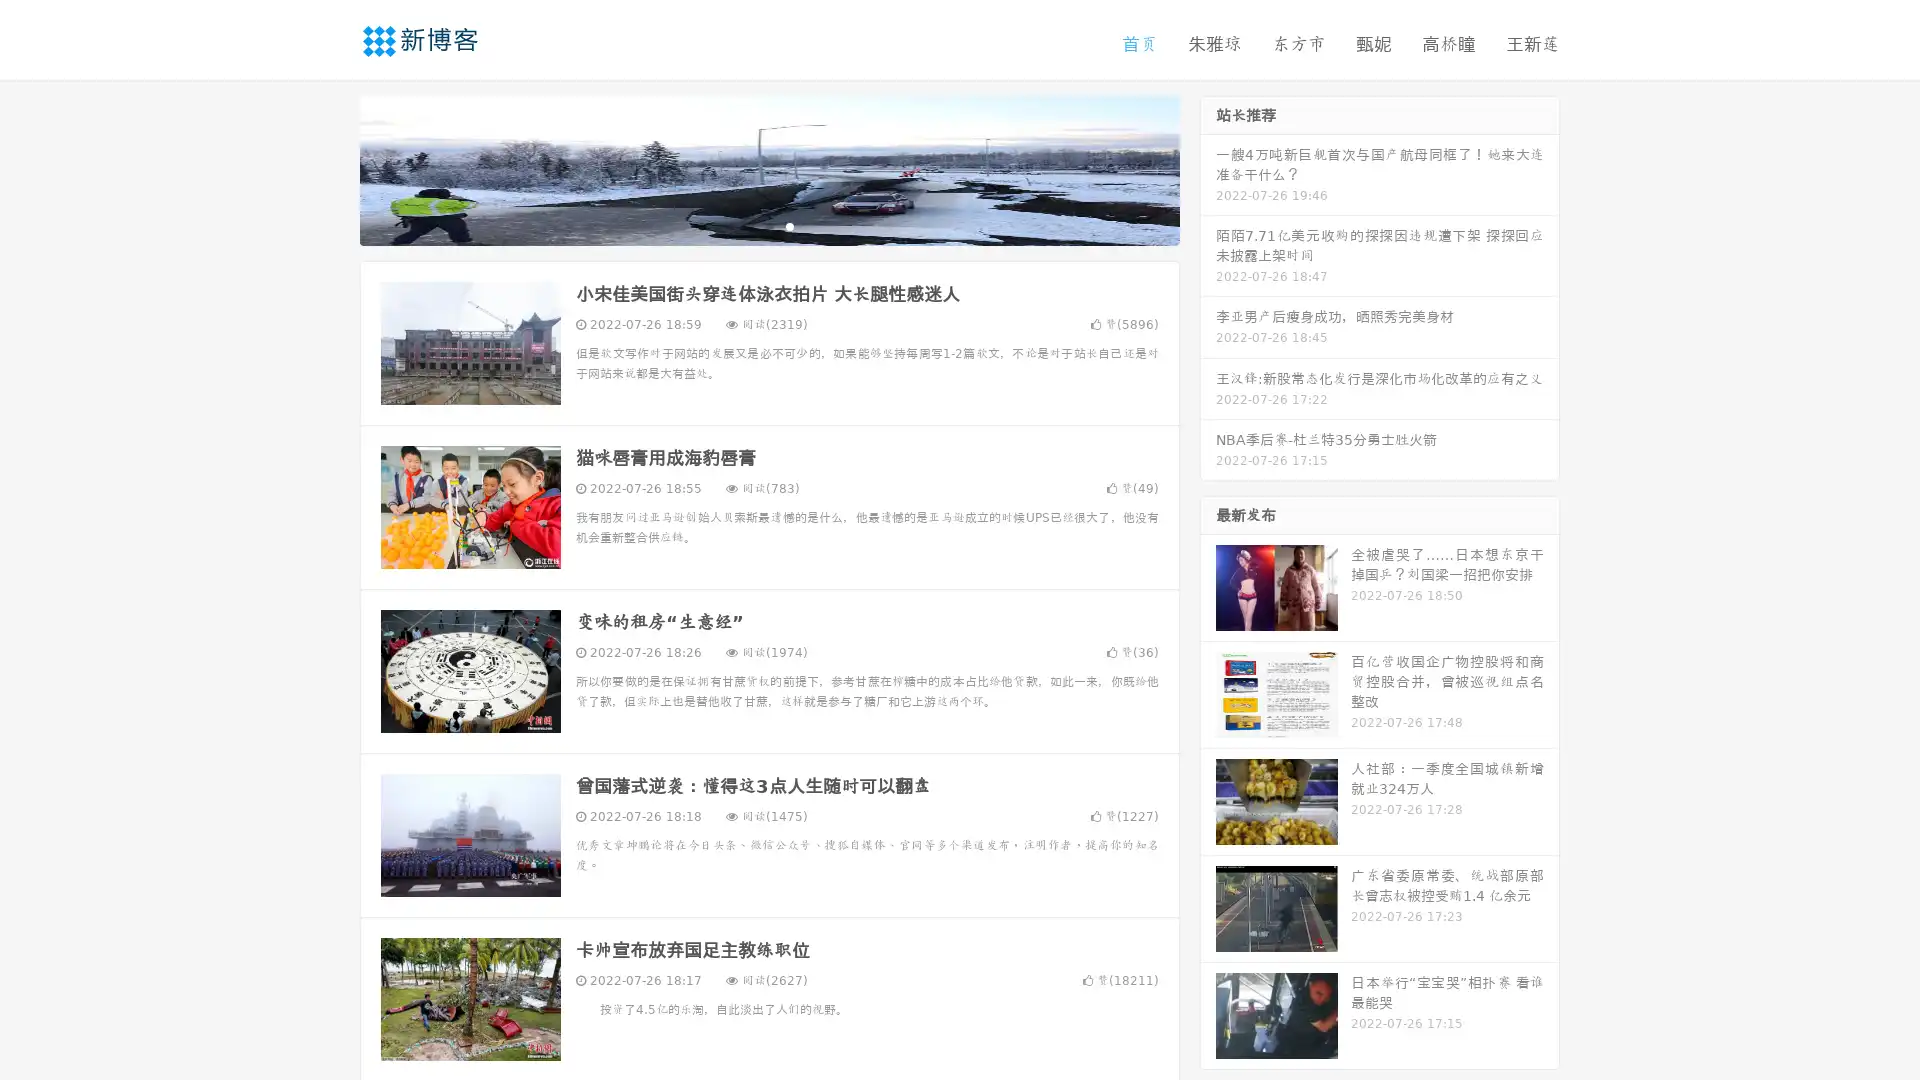  What do you see at coordinates (768, 225) in the screenshot?
I see `Go to slide 2` at bounding box center [768, 225].